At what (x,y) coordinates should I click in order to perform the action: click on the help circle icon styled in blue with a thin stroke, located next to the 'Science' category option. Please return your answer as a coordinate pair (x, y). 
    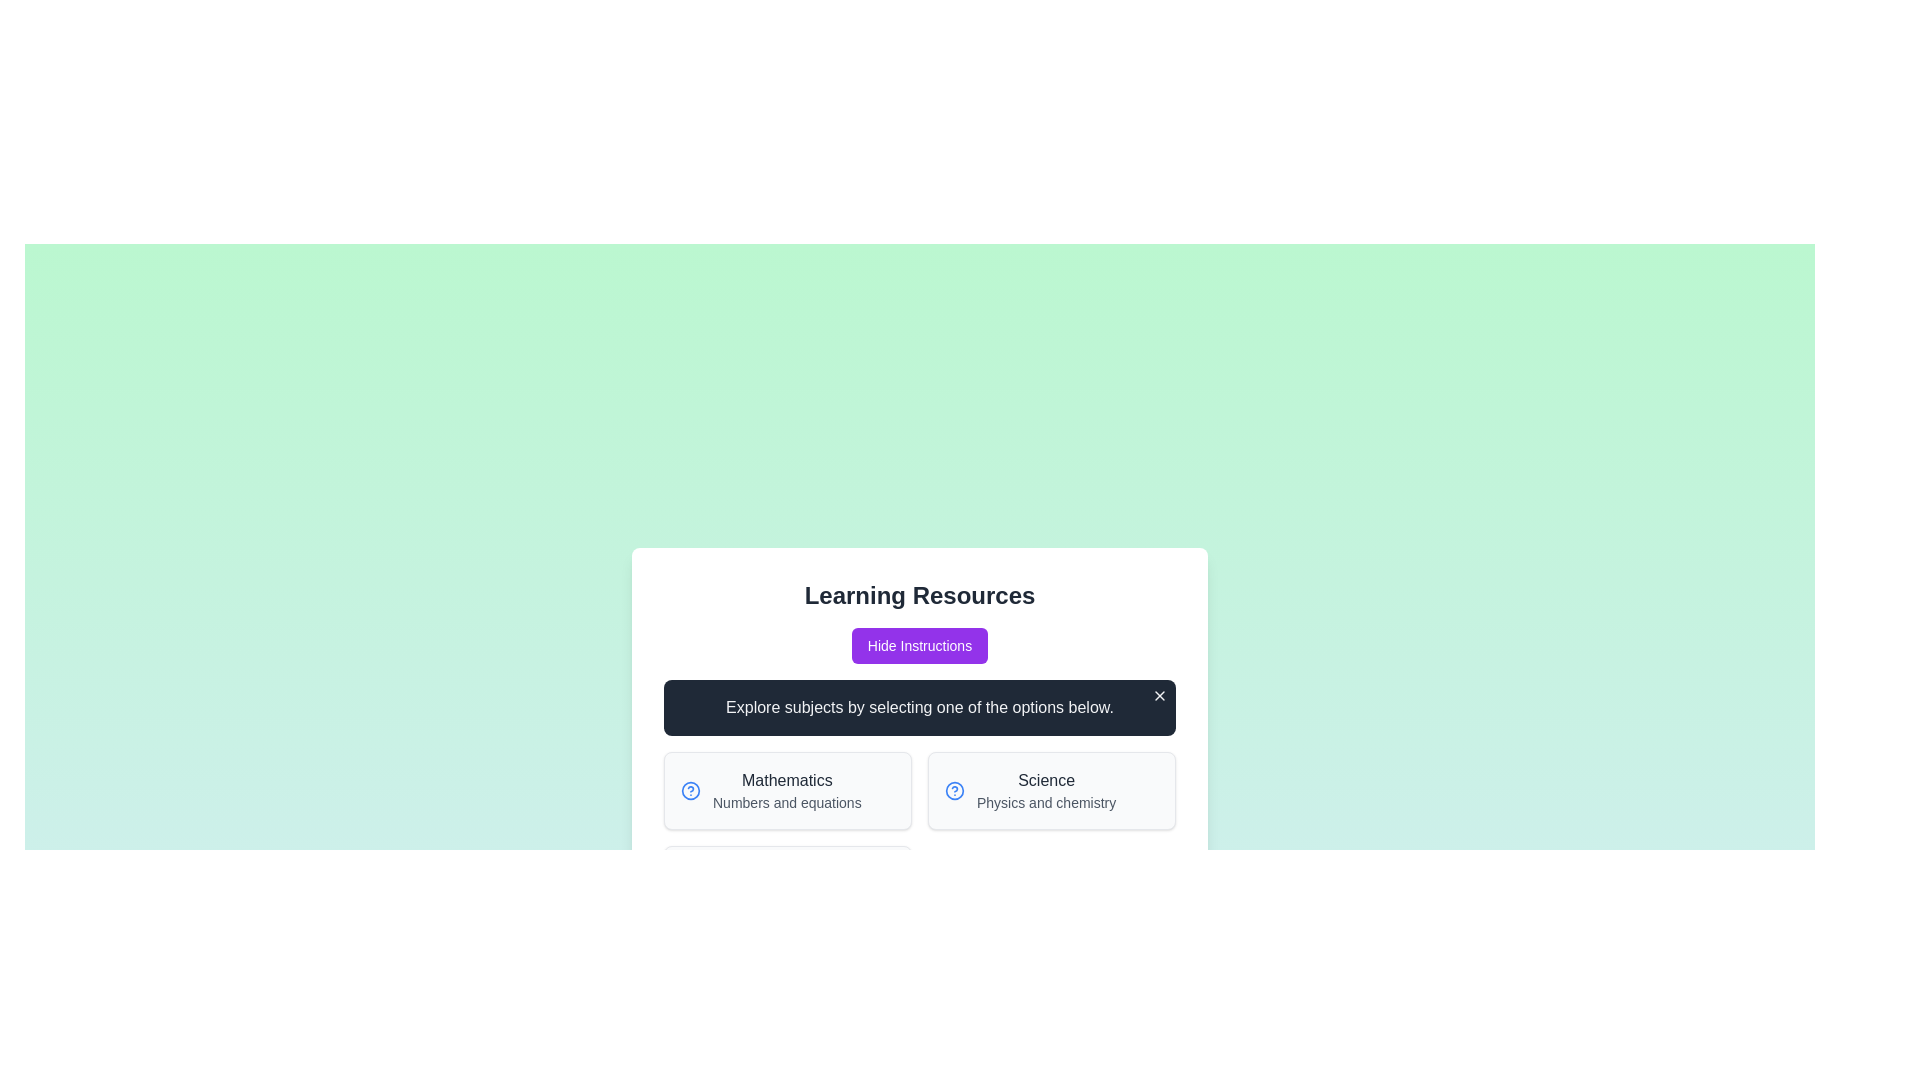
    Looking at the image, I should click on (954, 789).